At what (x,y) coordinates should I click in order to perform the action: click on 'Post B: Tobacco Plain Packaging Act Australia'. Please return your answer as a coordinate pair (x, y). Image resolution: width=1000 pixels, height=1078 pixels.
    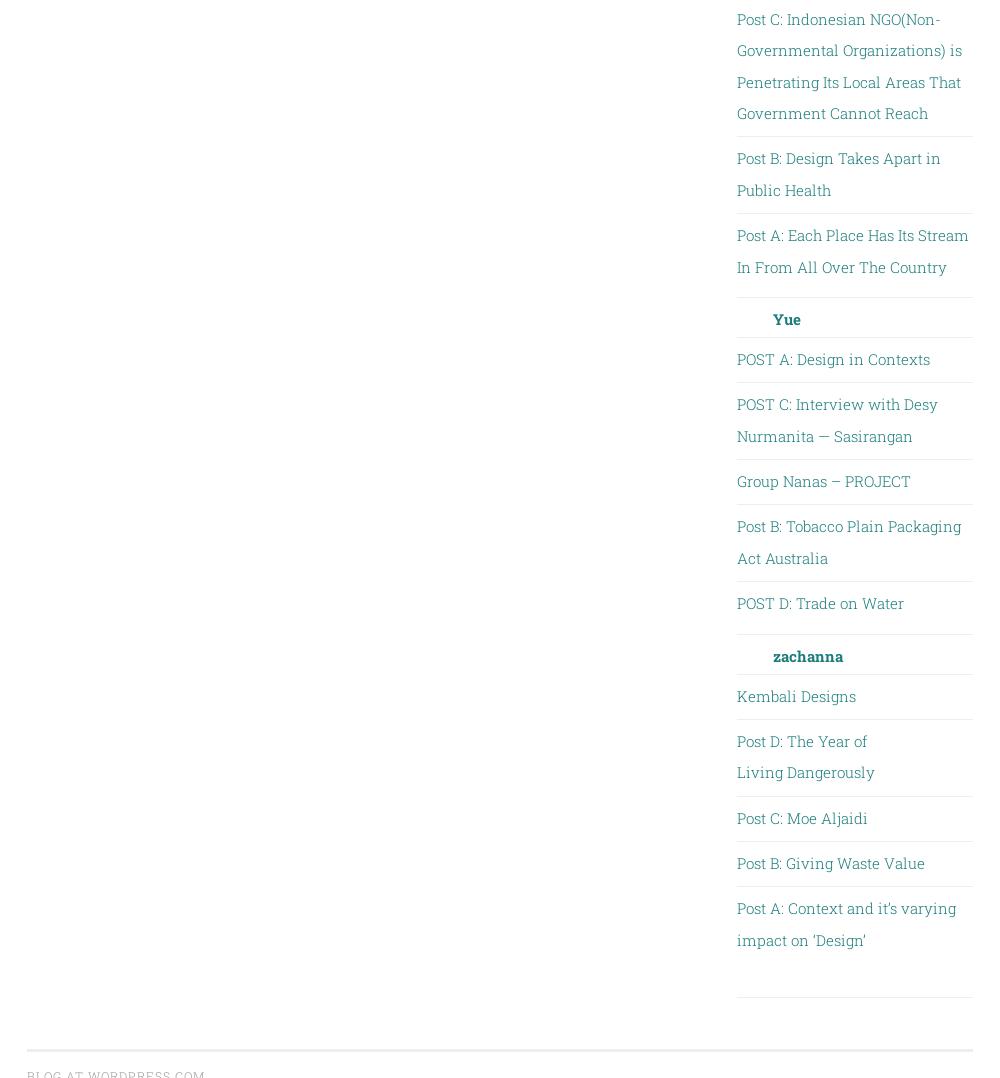
    Looking at the image, I should click on (847, 540).